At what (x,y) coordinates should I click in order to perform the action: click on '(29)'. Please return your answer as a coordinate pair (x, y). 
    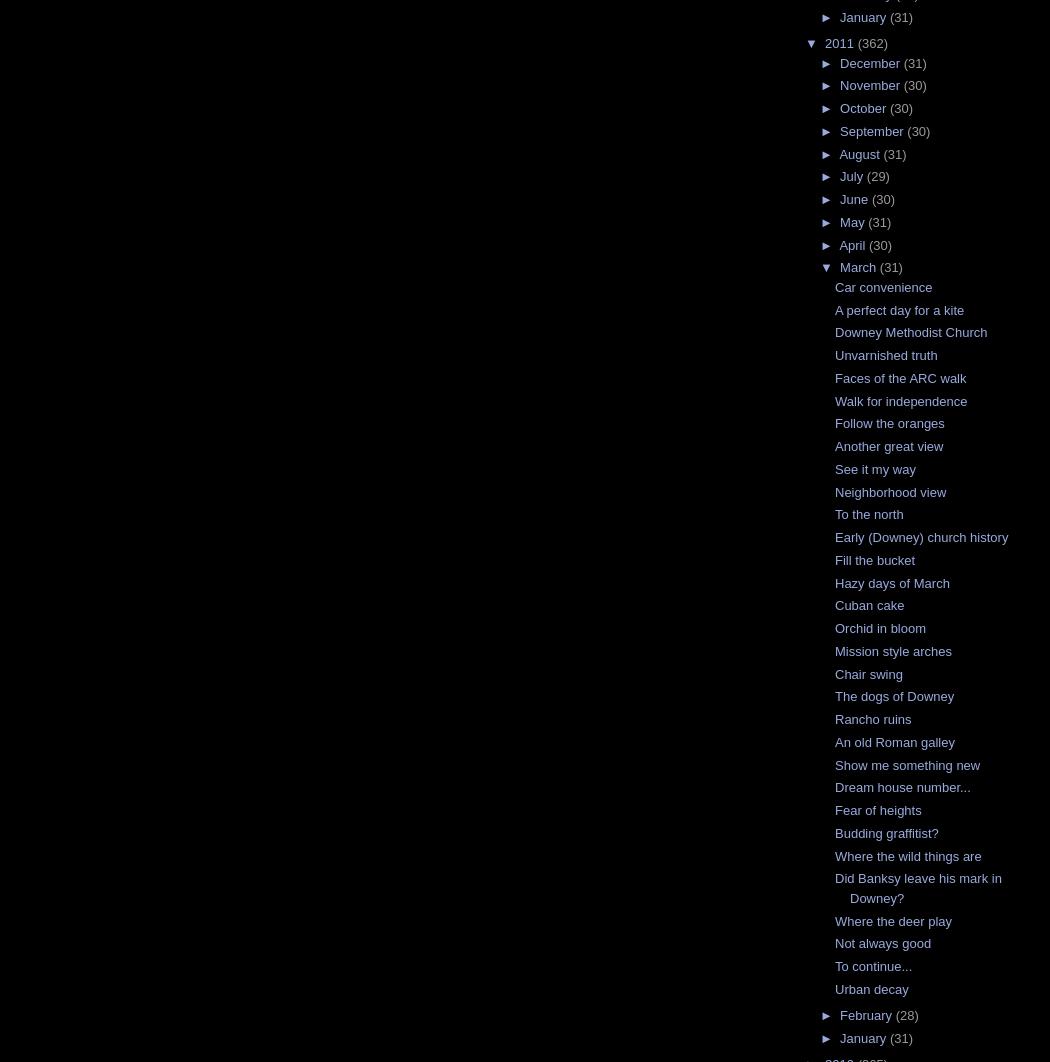
    Looking at the image, I should click on (876, 176).